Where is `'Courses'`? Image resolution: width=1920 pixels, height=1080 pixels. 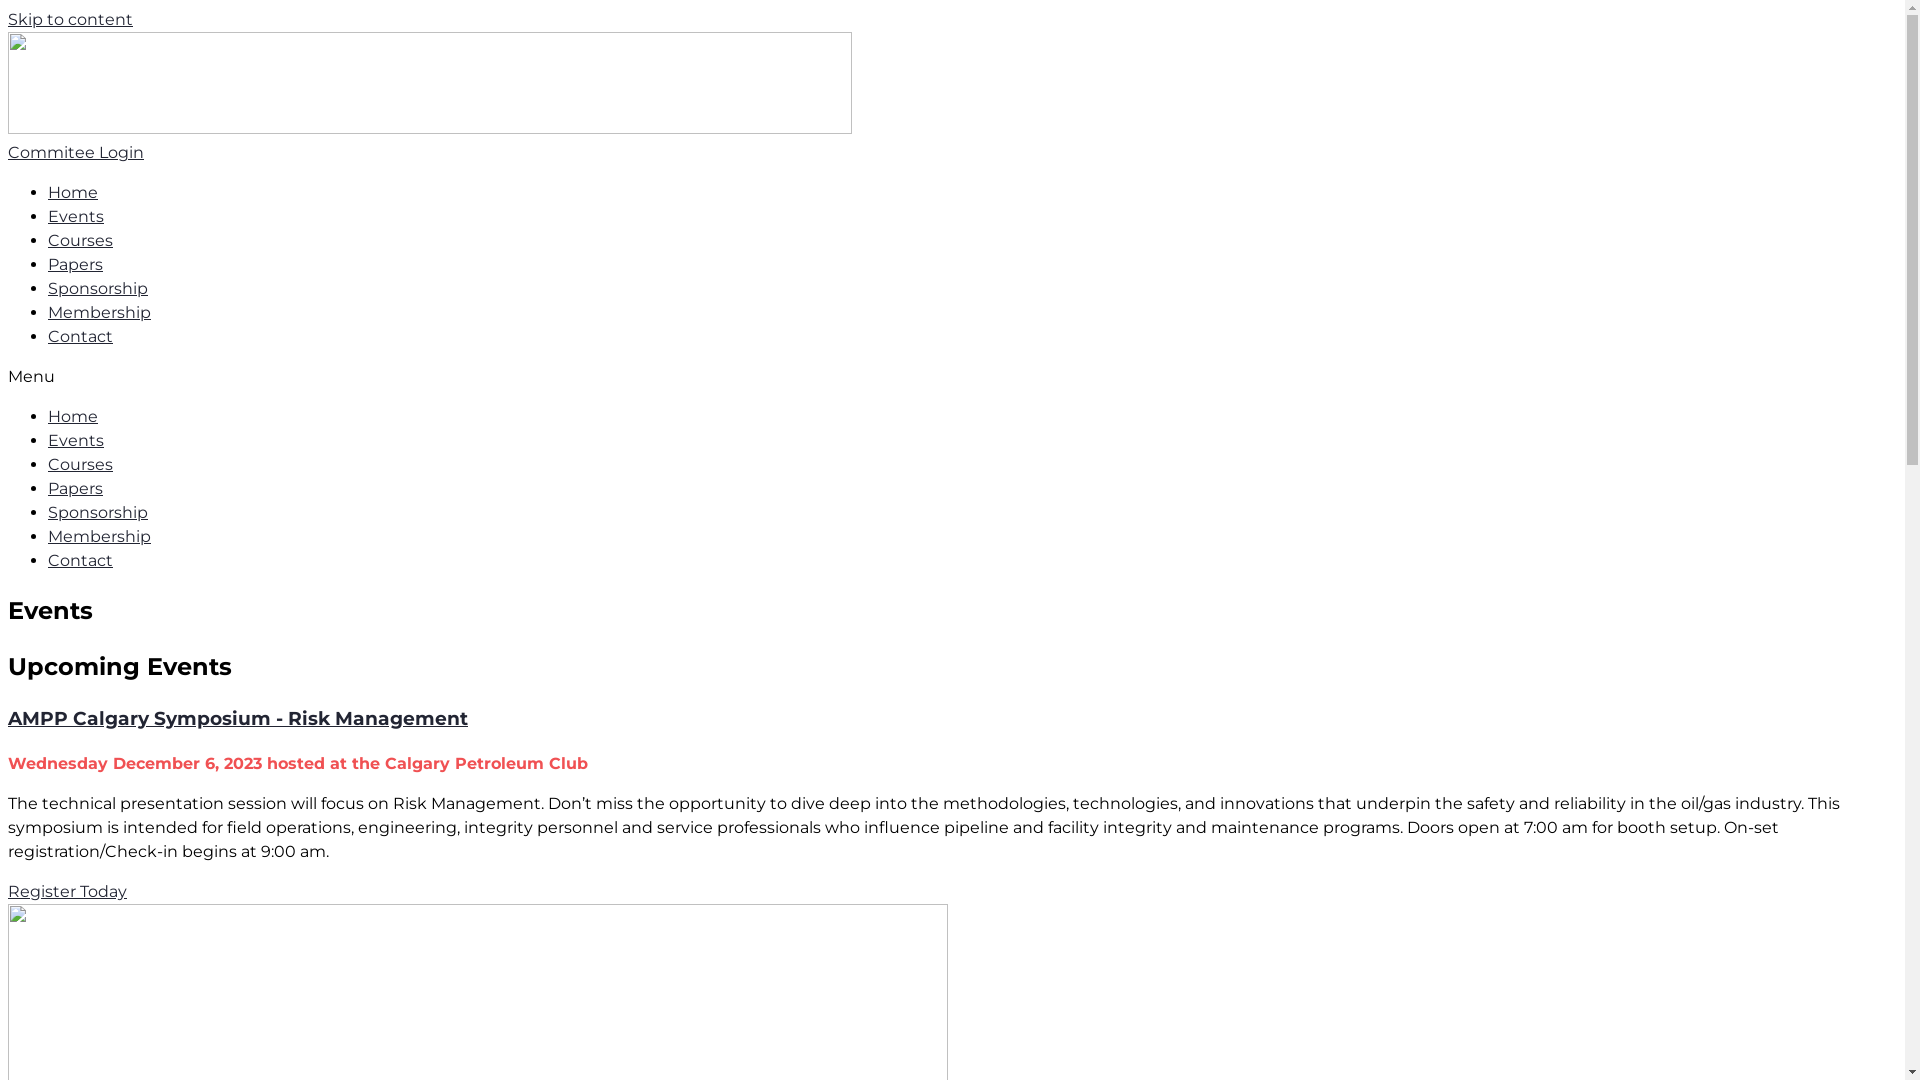 'Courses' is located at coordinates (80, 464).